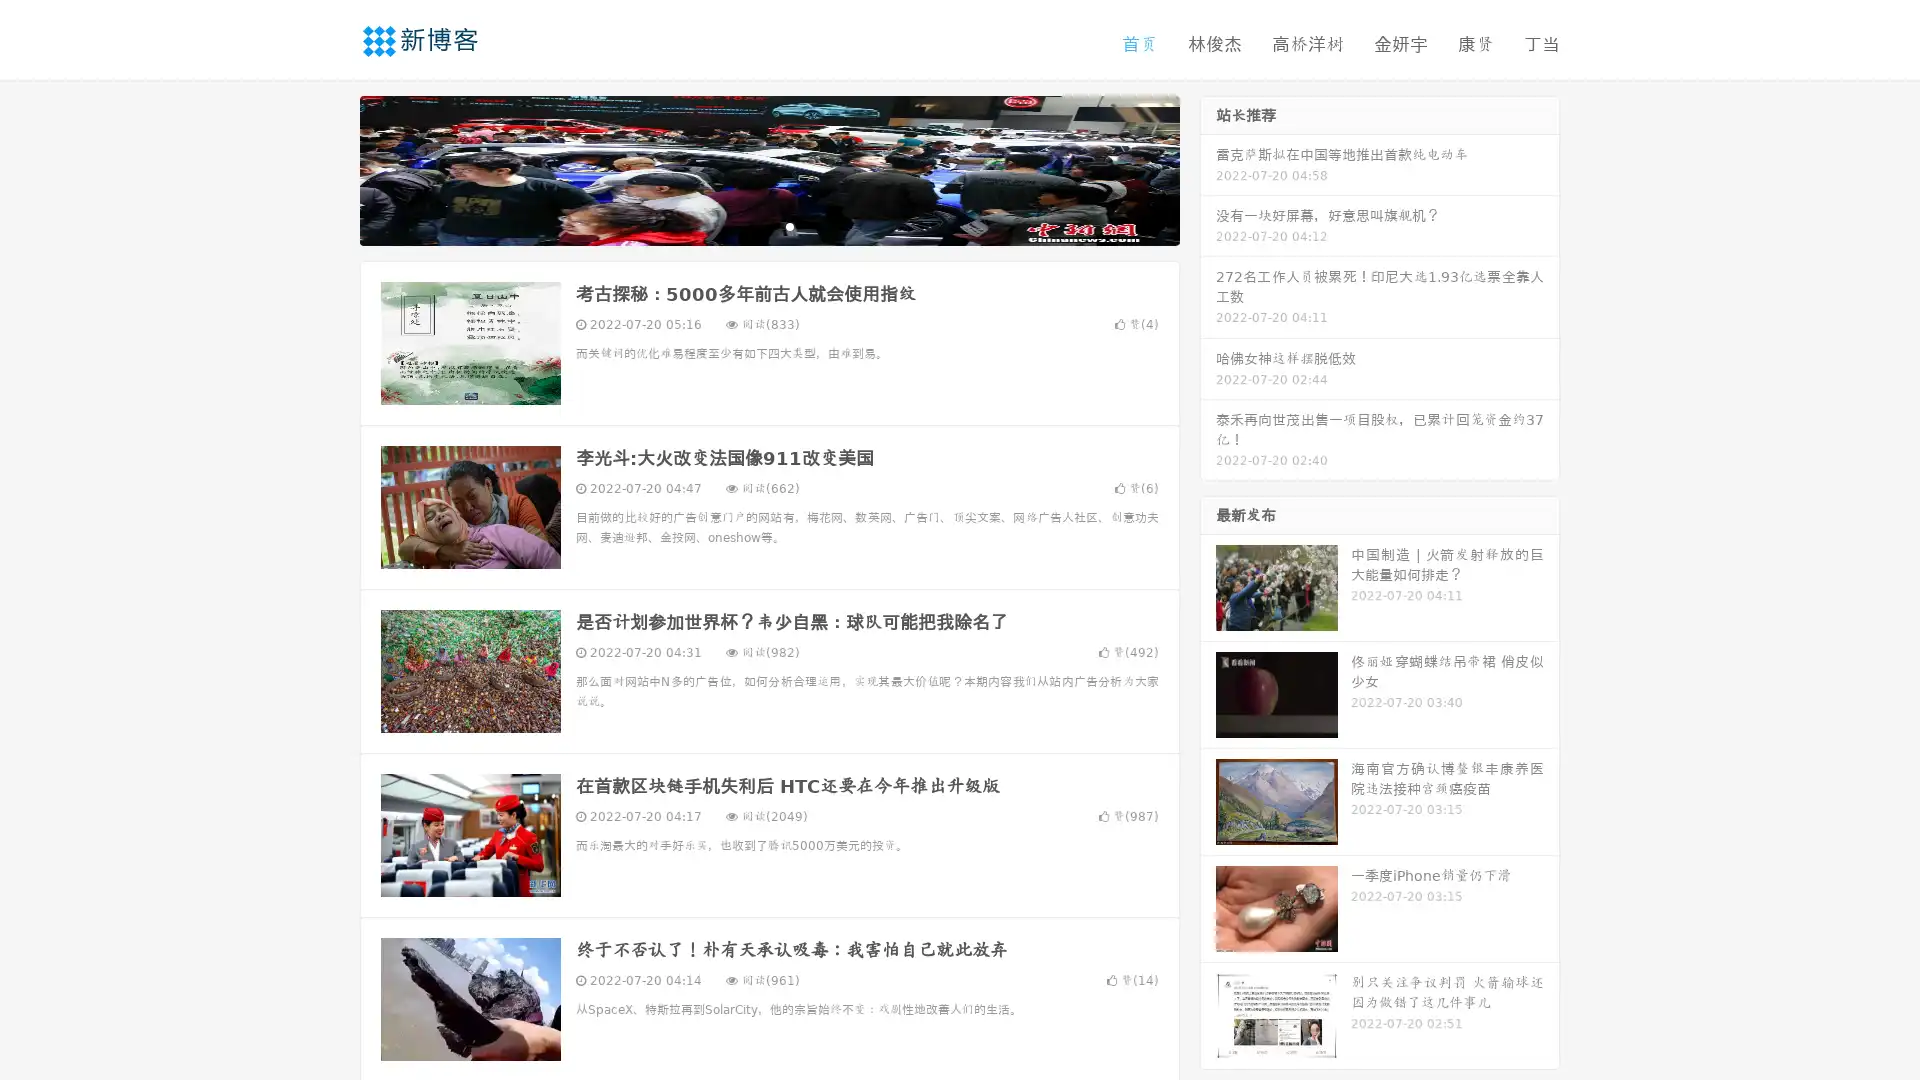 This screenshot has height=1080, width=1920. I want to click on Previous slide, so click(330, 168).